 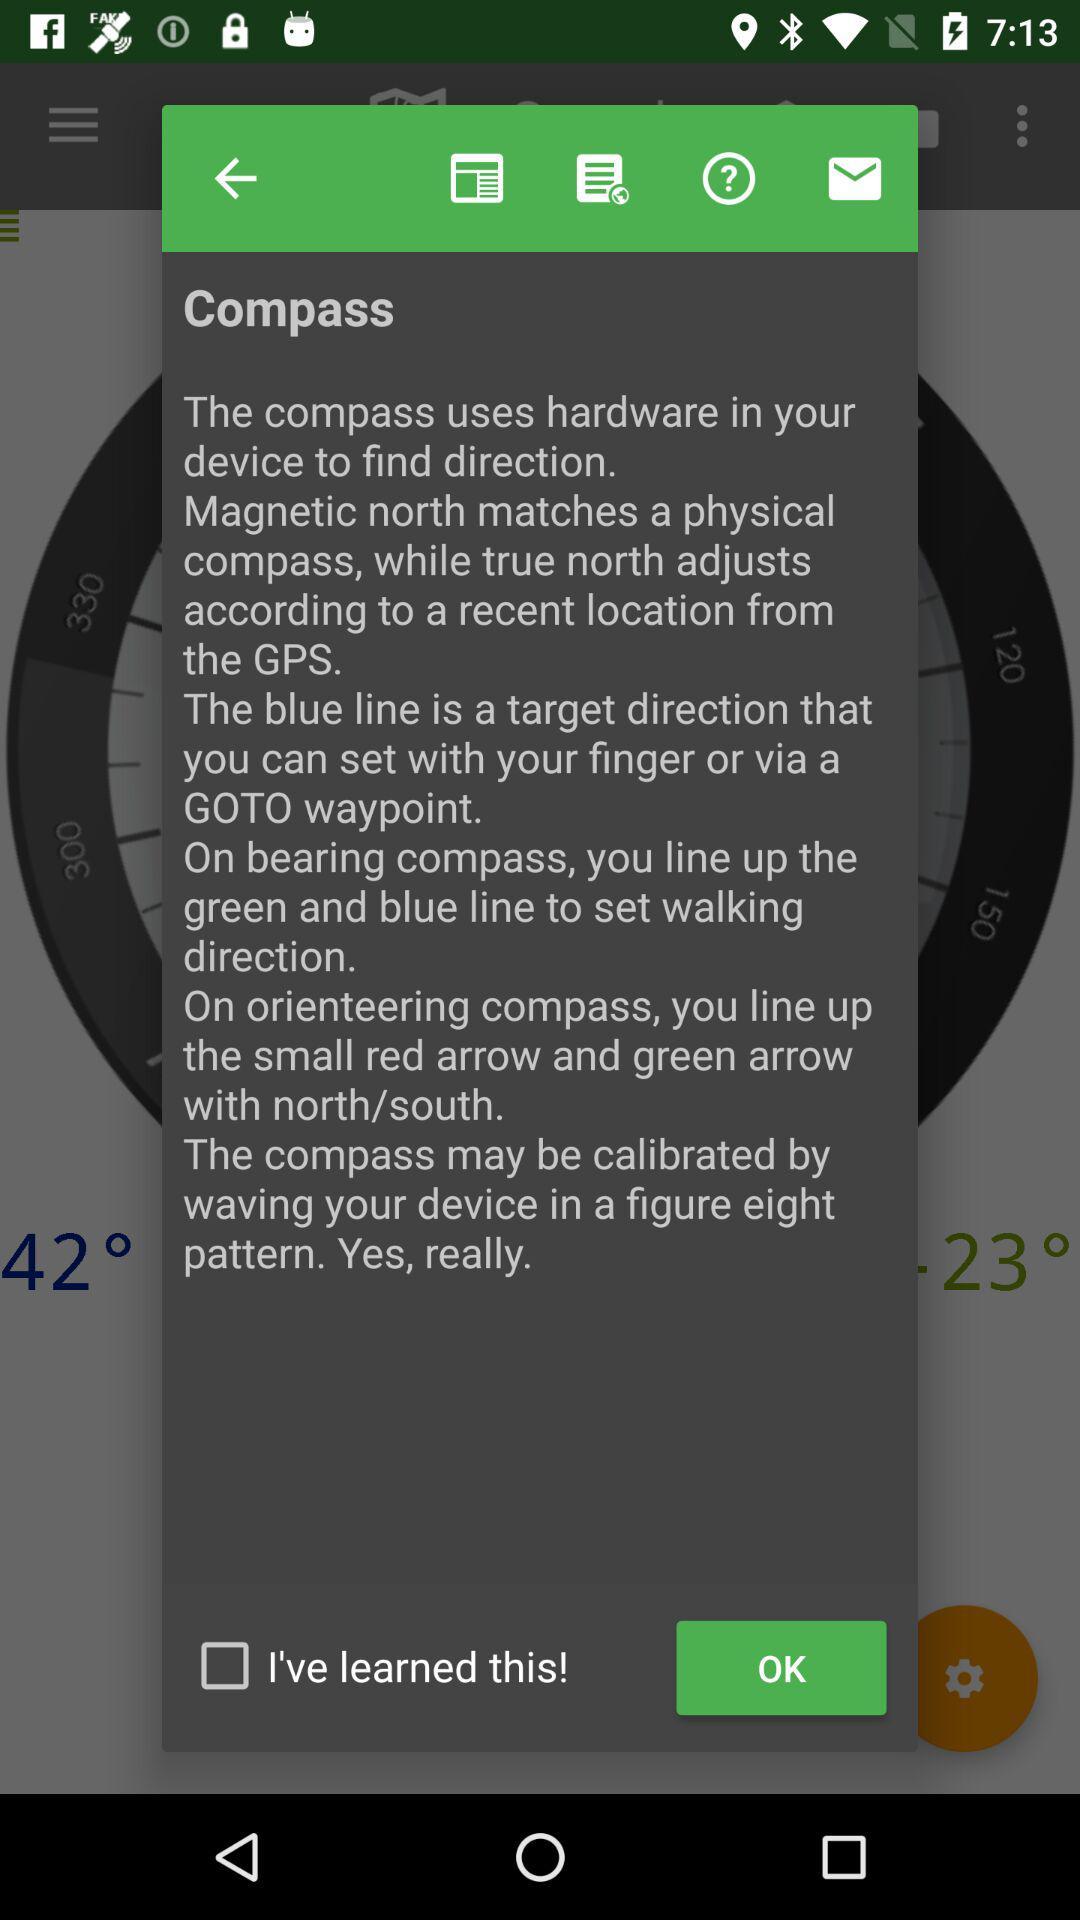 What do you see at coordinates (780, 1668) in the screenshot?
I see `item at the bottom right corner` at bounding box center [780, 1668].